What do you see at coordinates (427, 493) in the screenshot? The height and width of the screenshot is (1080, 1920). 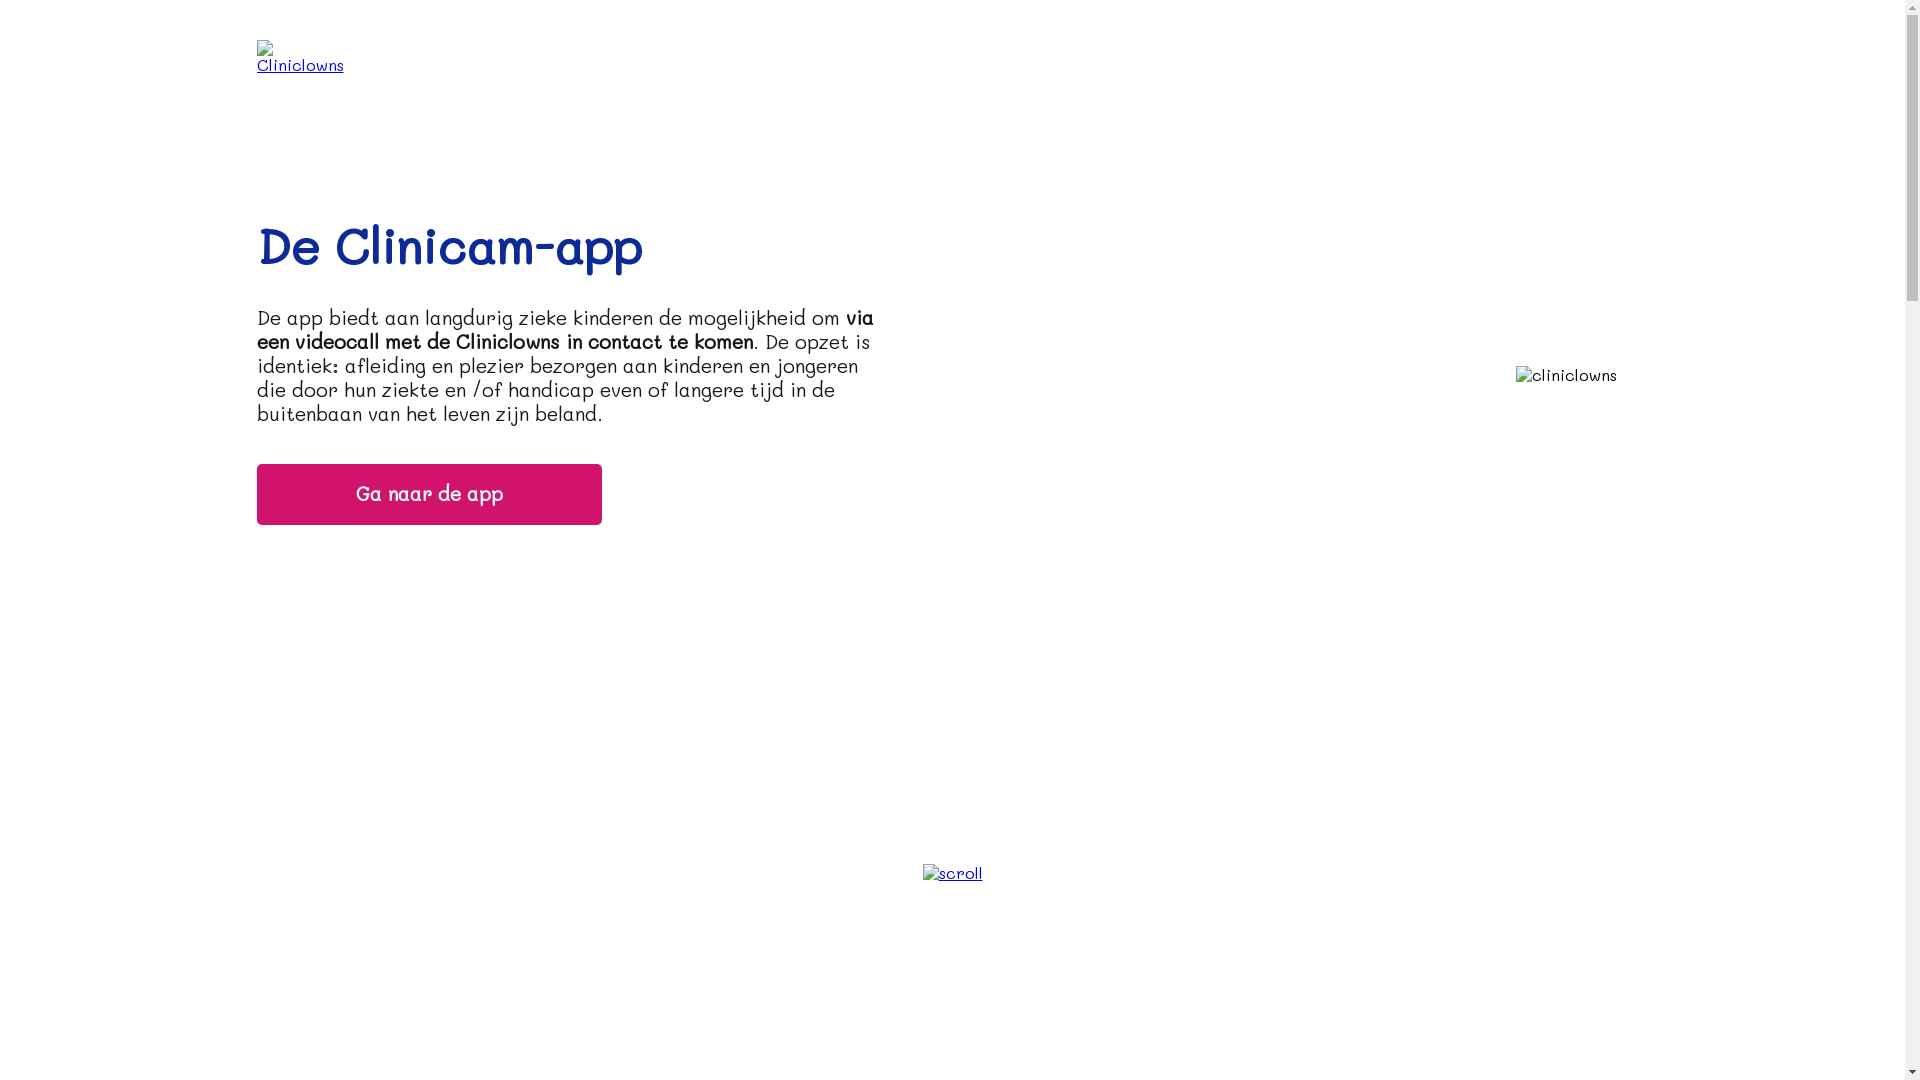 I see `'Ga naar de app'` at bounding box center [427, 493].